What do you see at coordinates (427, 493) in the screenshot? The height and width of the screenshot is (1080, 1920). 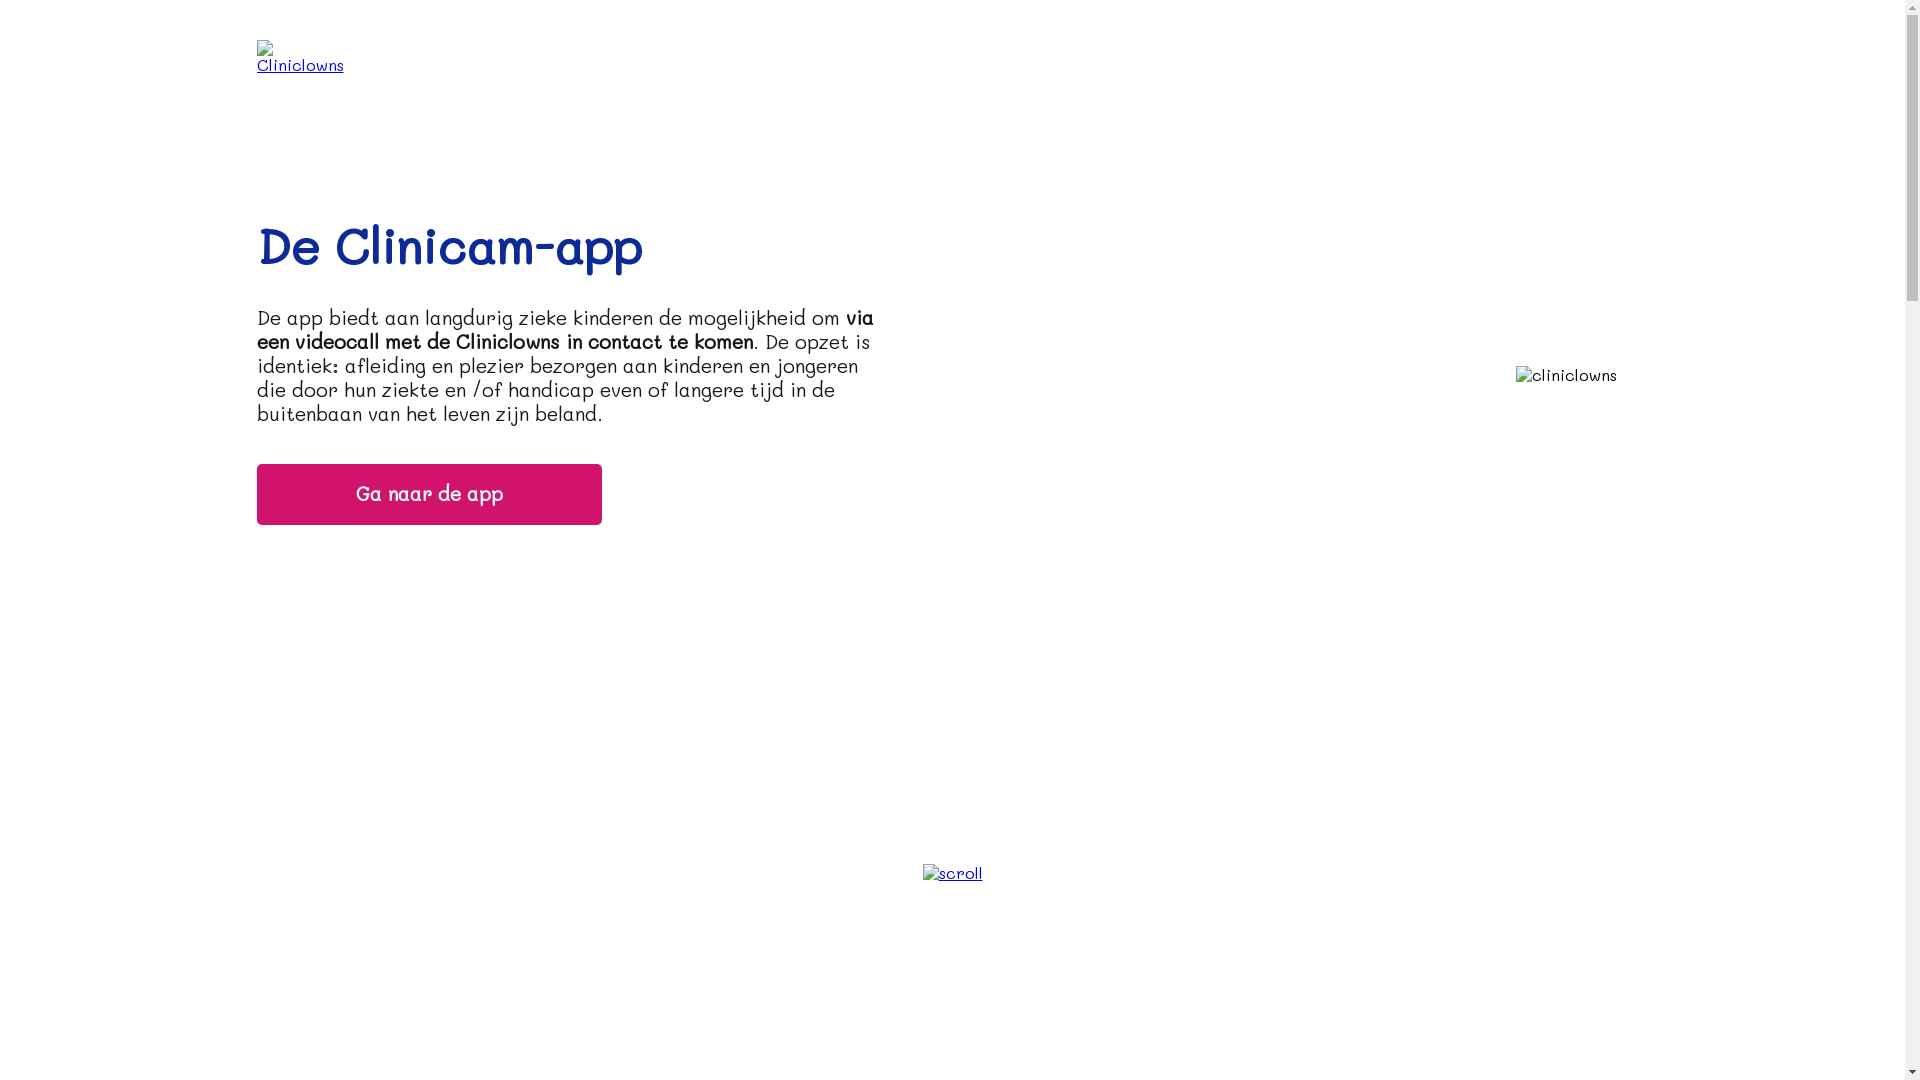 I see `'Ga naar de app'` at bounding box center [427, 493].